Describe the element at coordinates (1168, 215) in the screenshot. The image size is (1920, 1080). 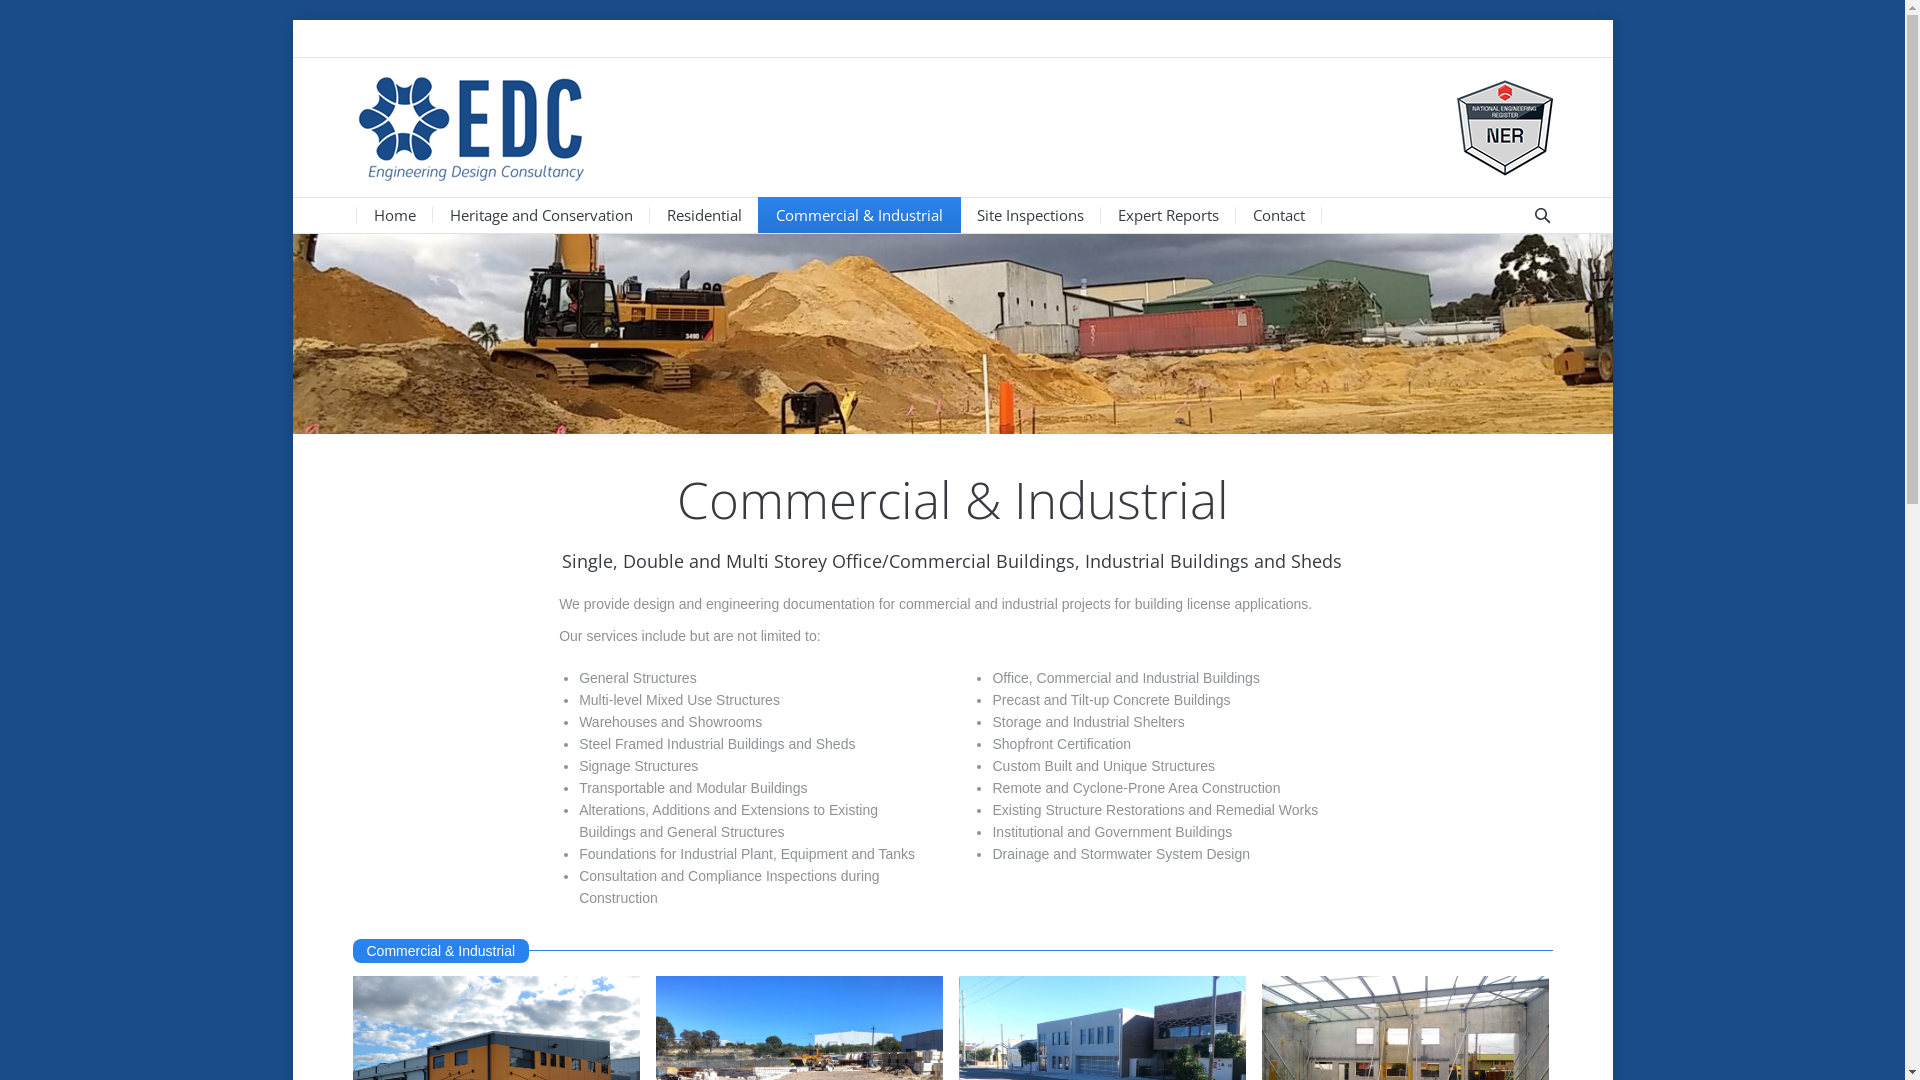
I see `'Expert Reports'` at that location.